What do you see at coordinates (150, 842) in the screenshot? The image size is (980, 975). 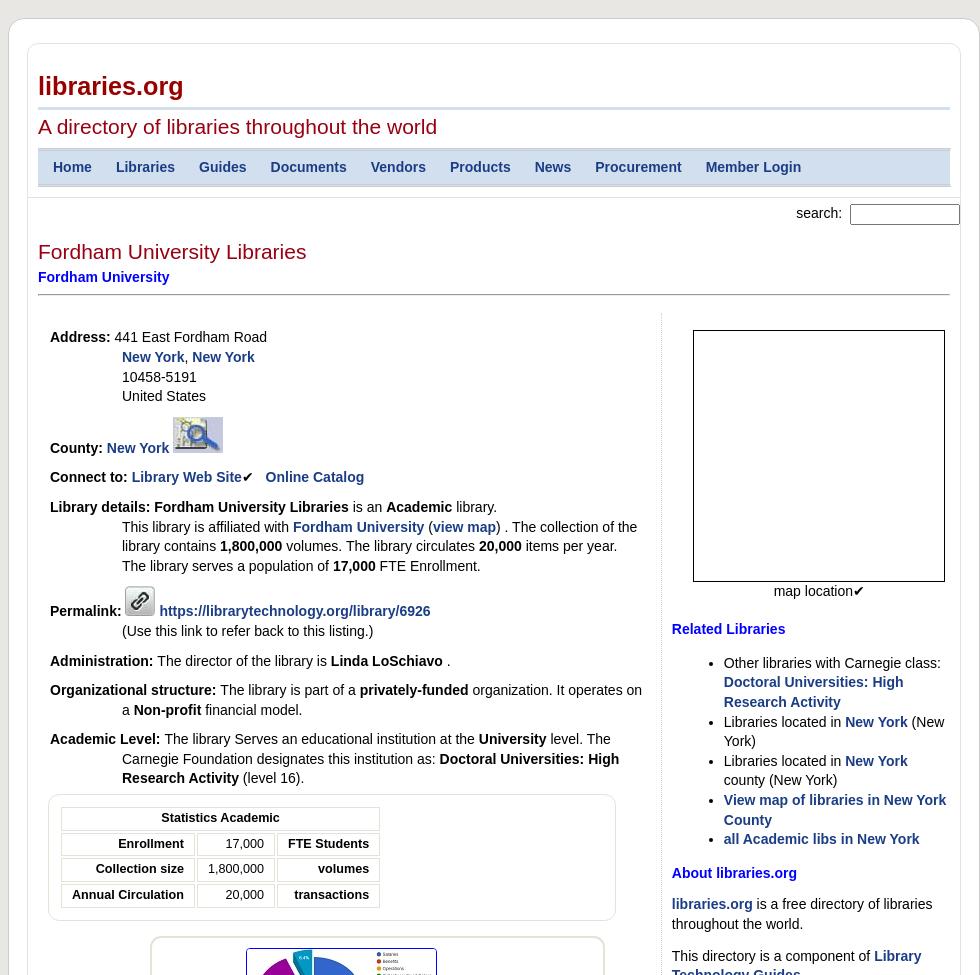 I see `'Enrollment'` at bounding box center [150, 842].